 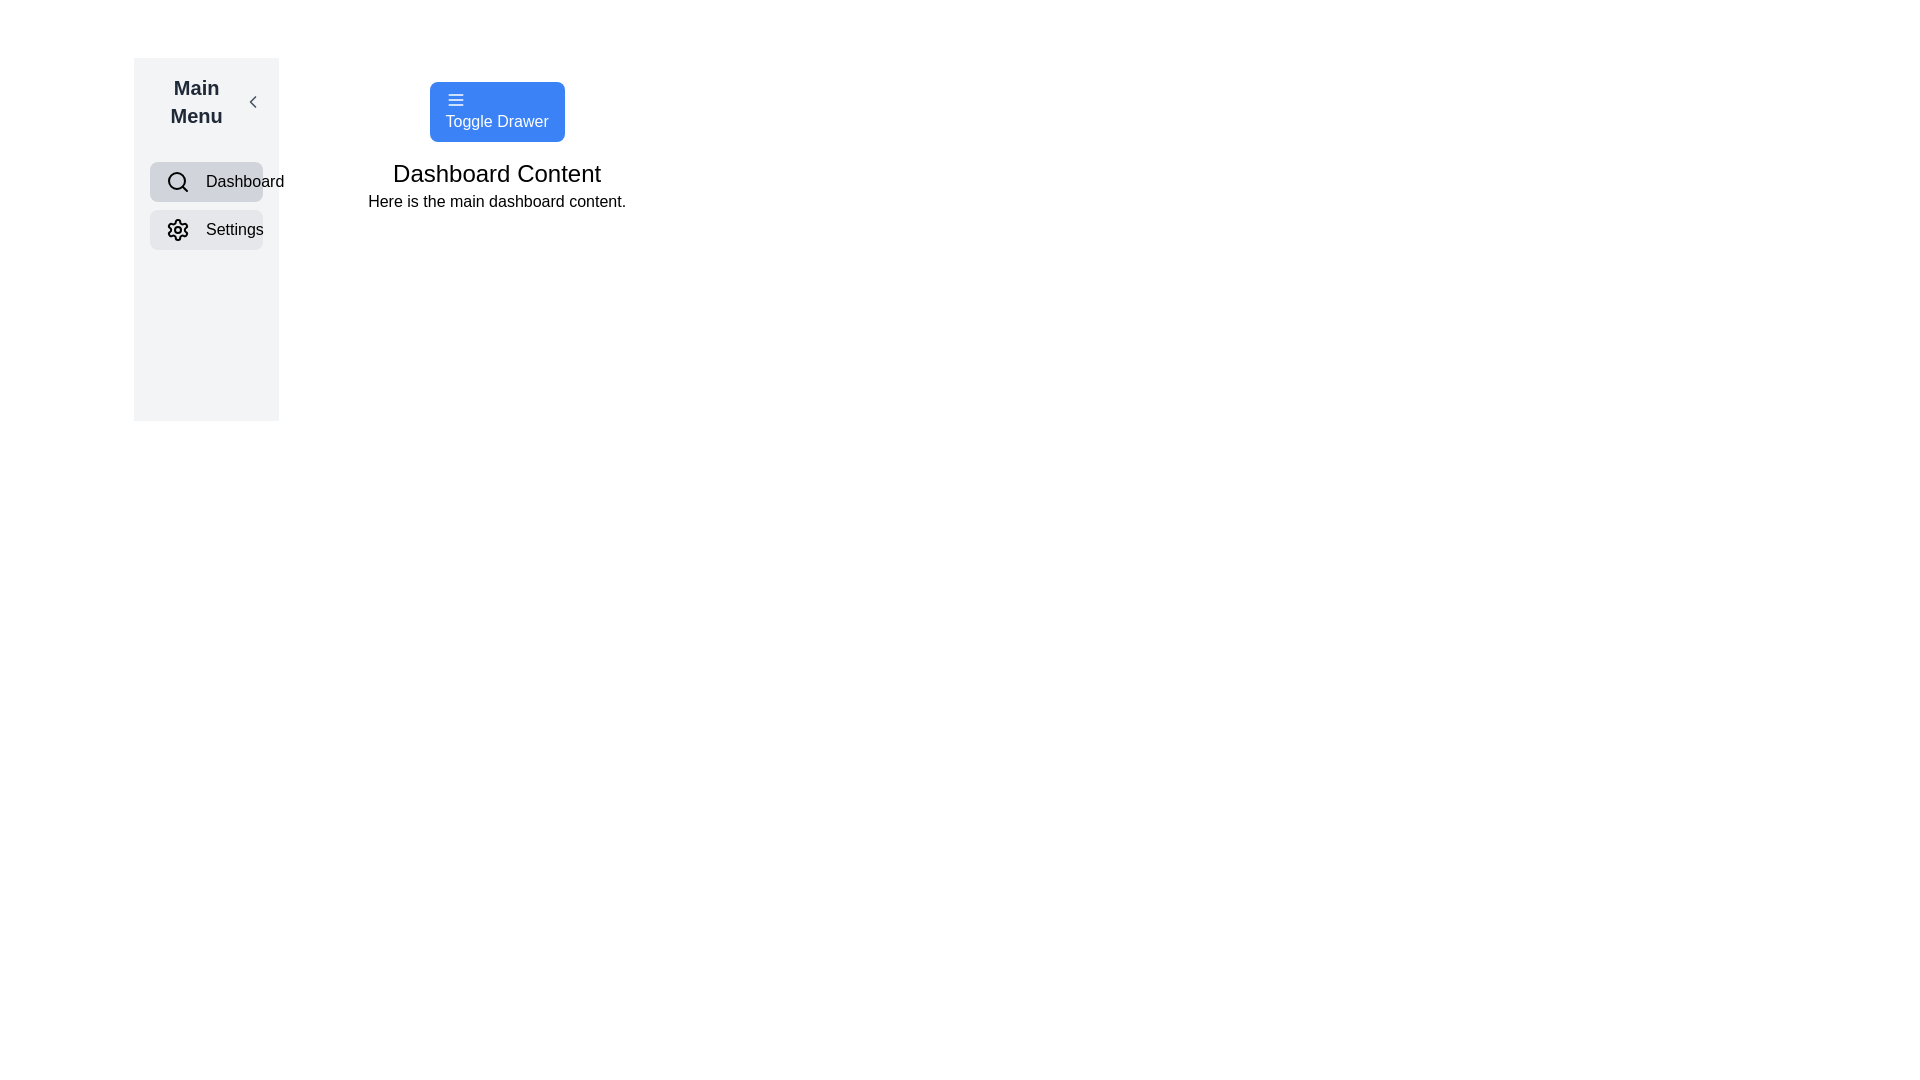 What do you see at coordinates (252, 101) in the screenshot?
I see `the leftward-pointing chevron icon in the top-right corner of the left sidebar menu, adjacent to the 'Main Menu' text` at bounding box center [252, 101].